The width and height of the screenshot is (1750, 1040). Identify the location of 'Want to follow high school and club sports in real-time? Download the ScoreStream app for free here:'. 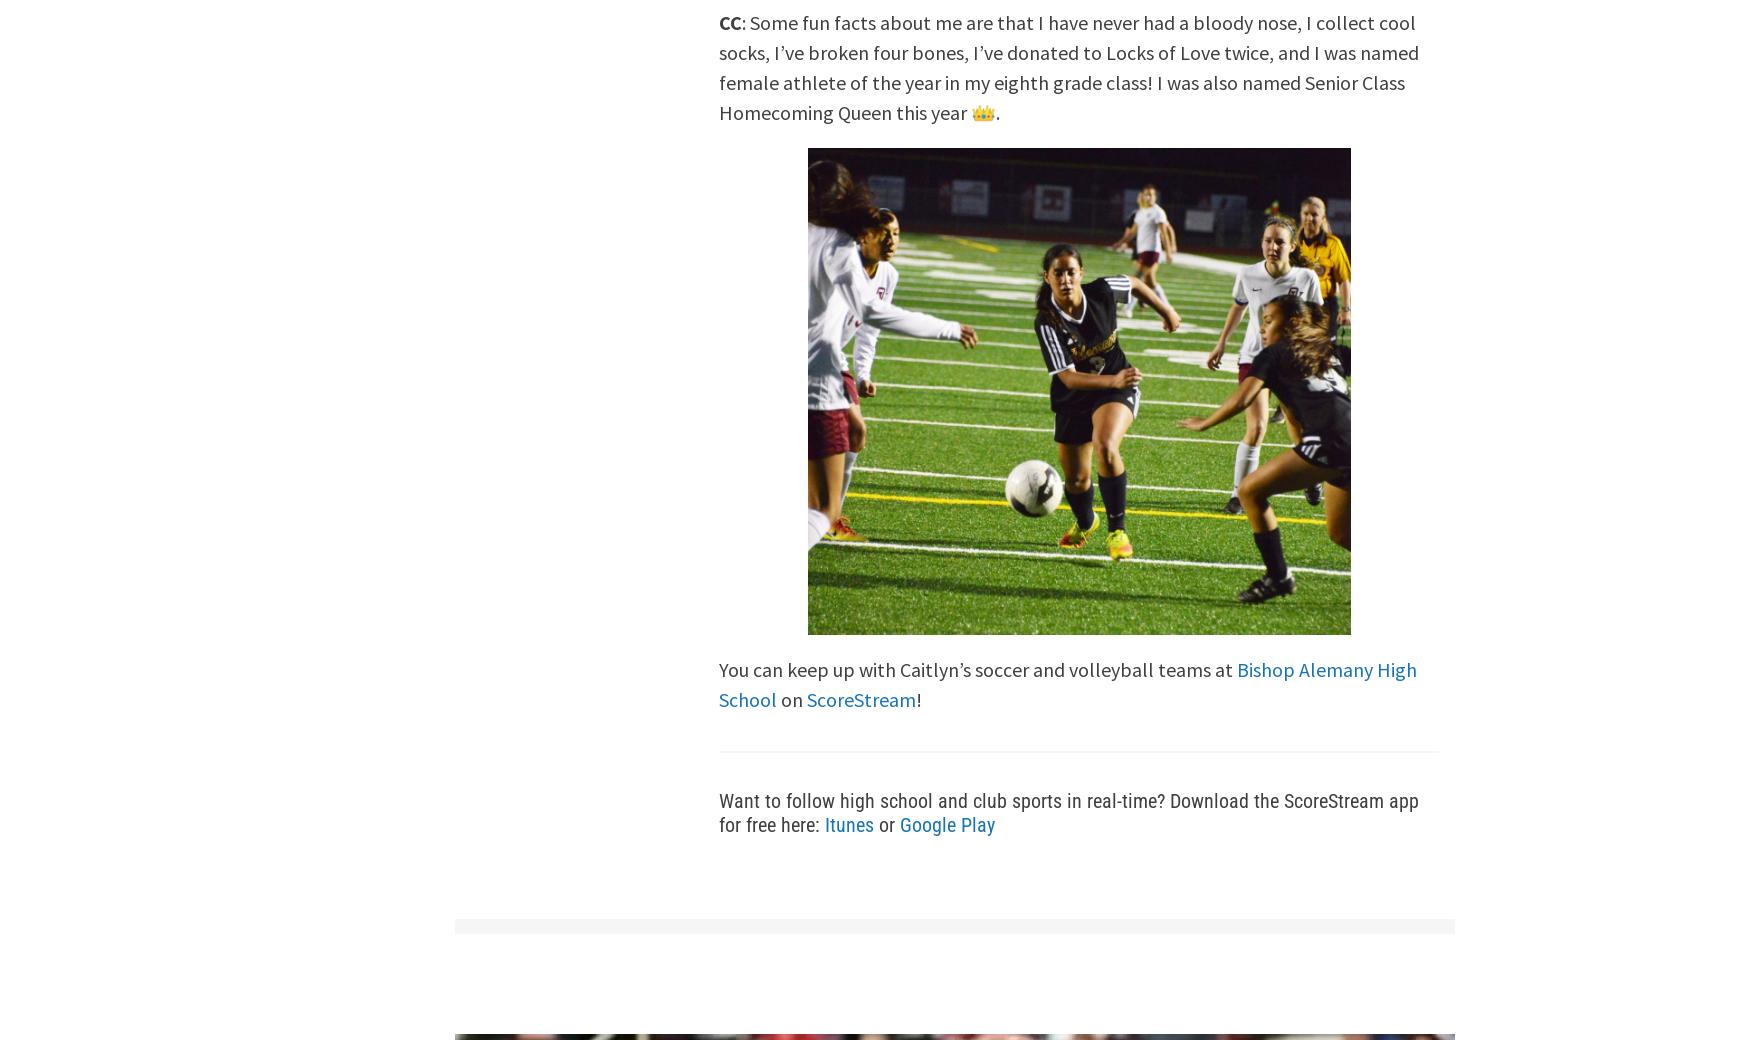
(1069, 811).